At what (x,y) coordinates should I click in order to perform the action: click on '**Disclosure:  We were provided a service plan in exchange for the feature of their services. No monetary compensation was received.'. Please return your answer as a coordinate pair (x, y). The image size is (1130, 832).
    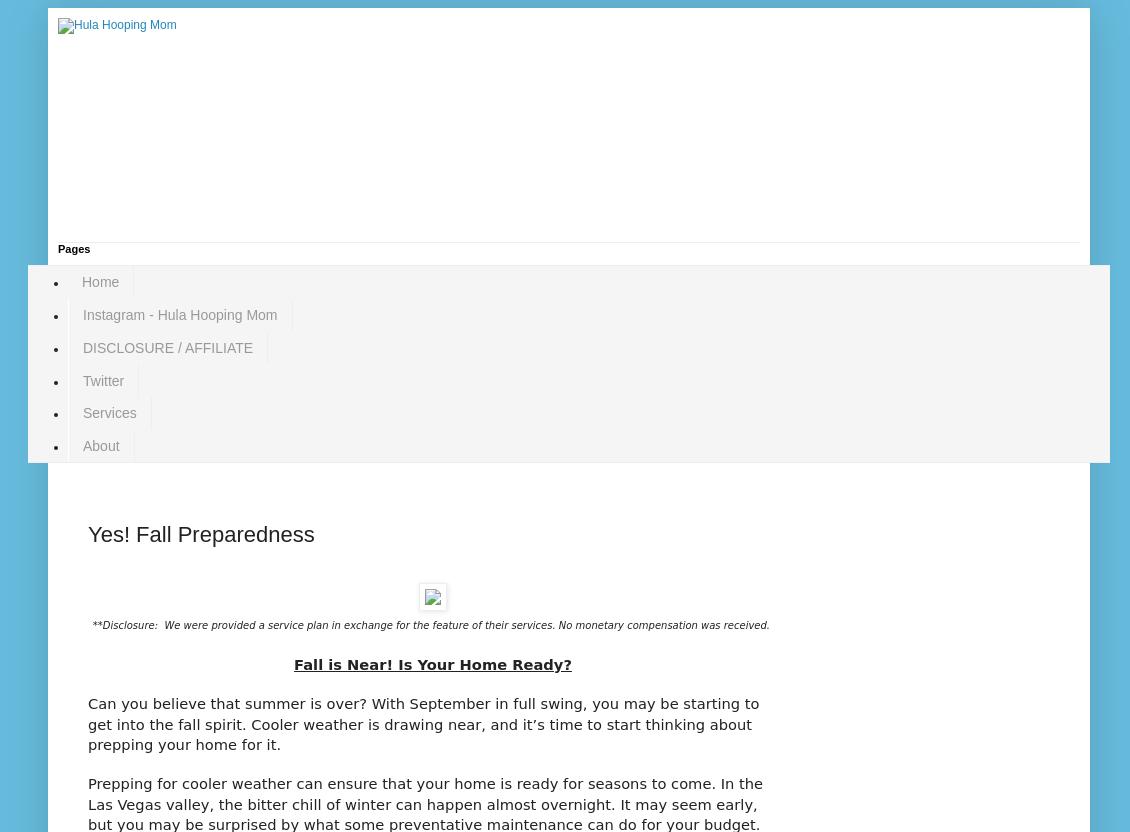
    Looking at the image, I should click on (432, 625).